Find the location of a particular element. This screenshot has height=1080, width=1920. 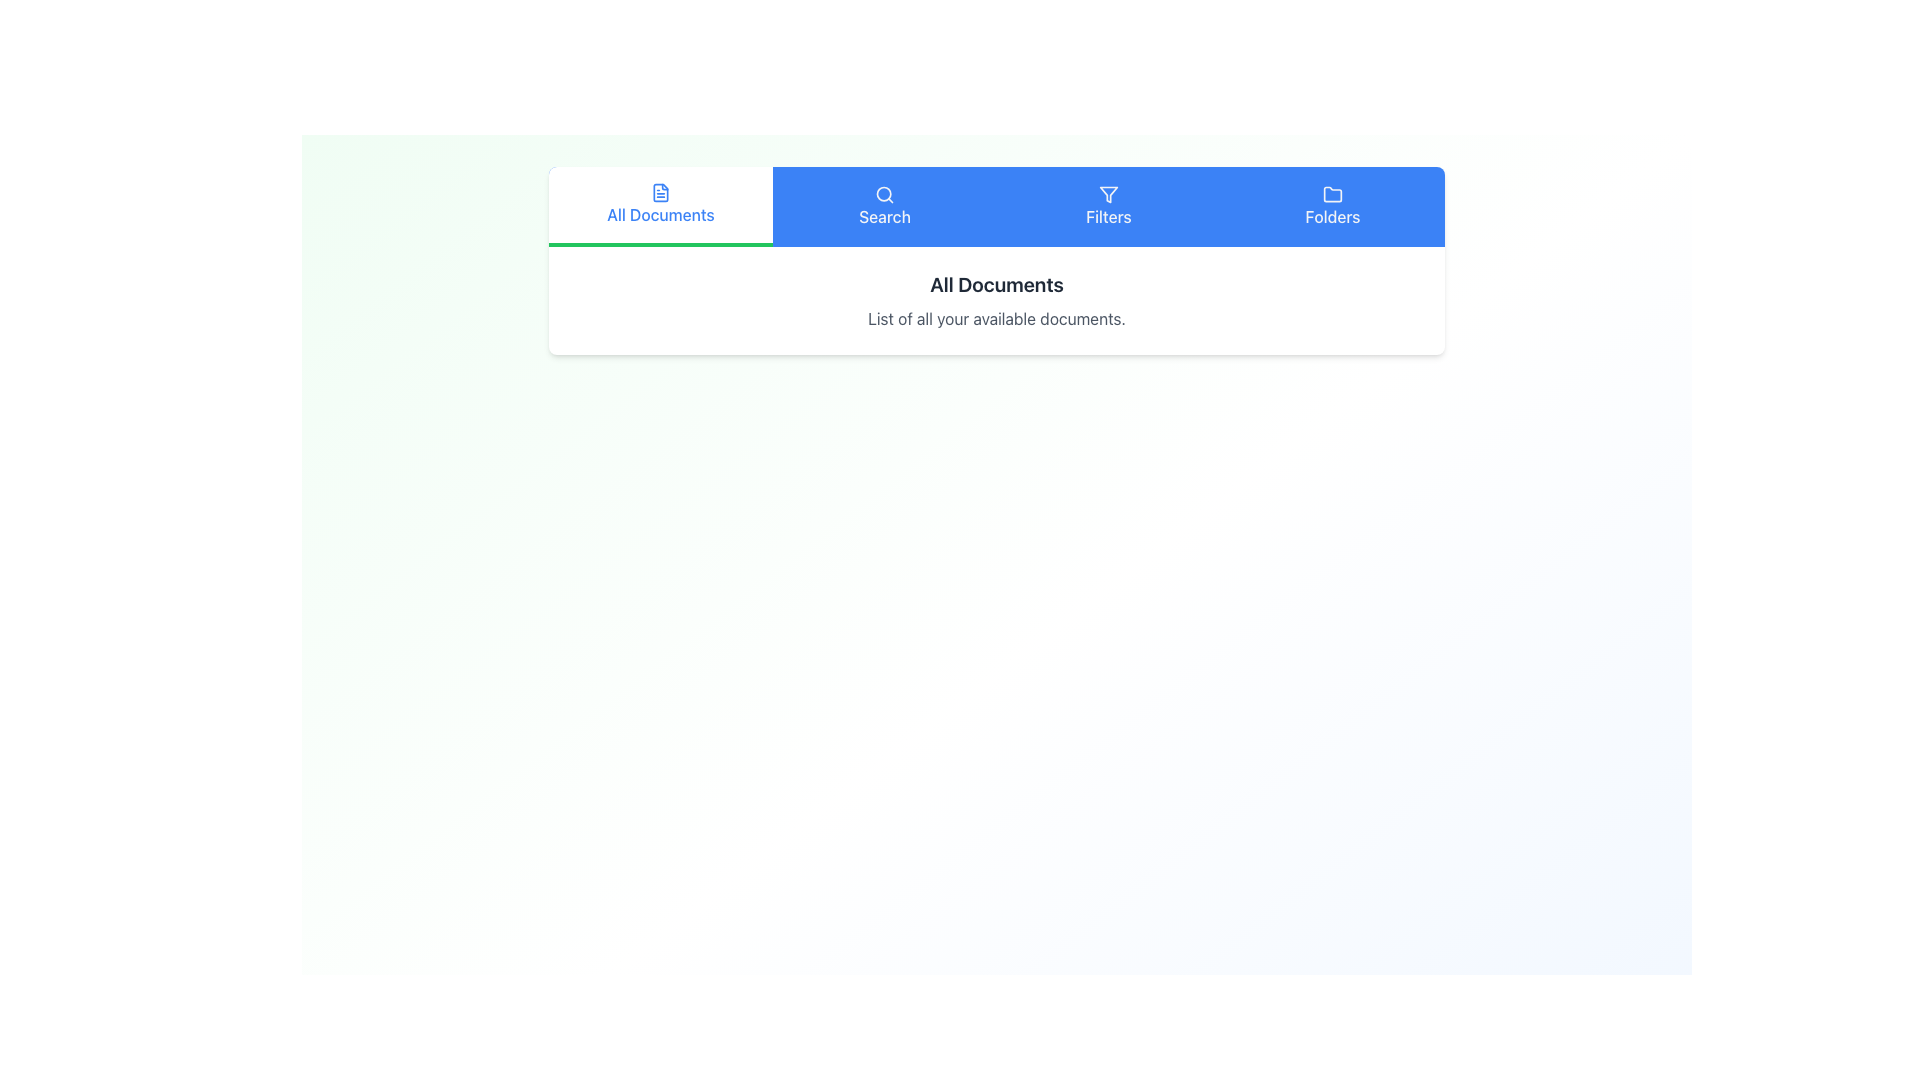

the document icon is located at coordinates (661, 192).